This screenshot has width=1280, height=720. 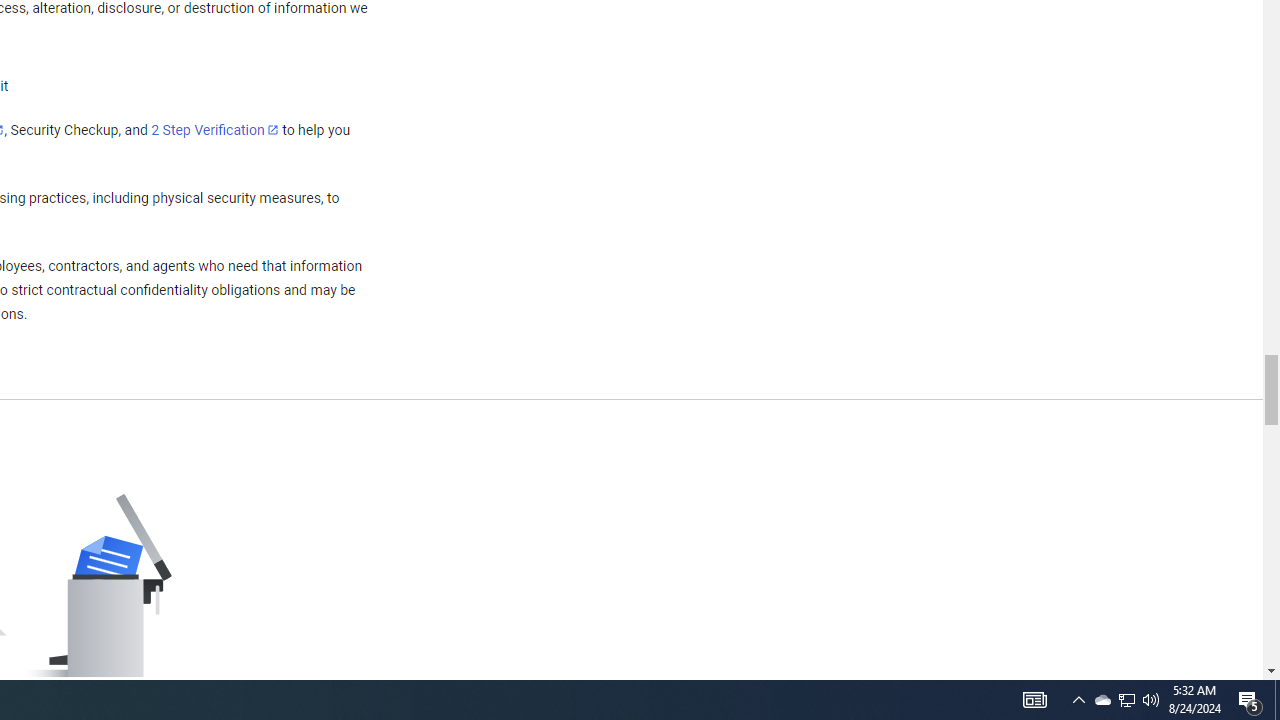 I want to click on '2 Step Verification', so click(x=215, y=129).